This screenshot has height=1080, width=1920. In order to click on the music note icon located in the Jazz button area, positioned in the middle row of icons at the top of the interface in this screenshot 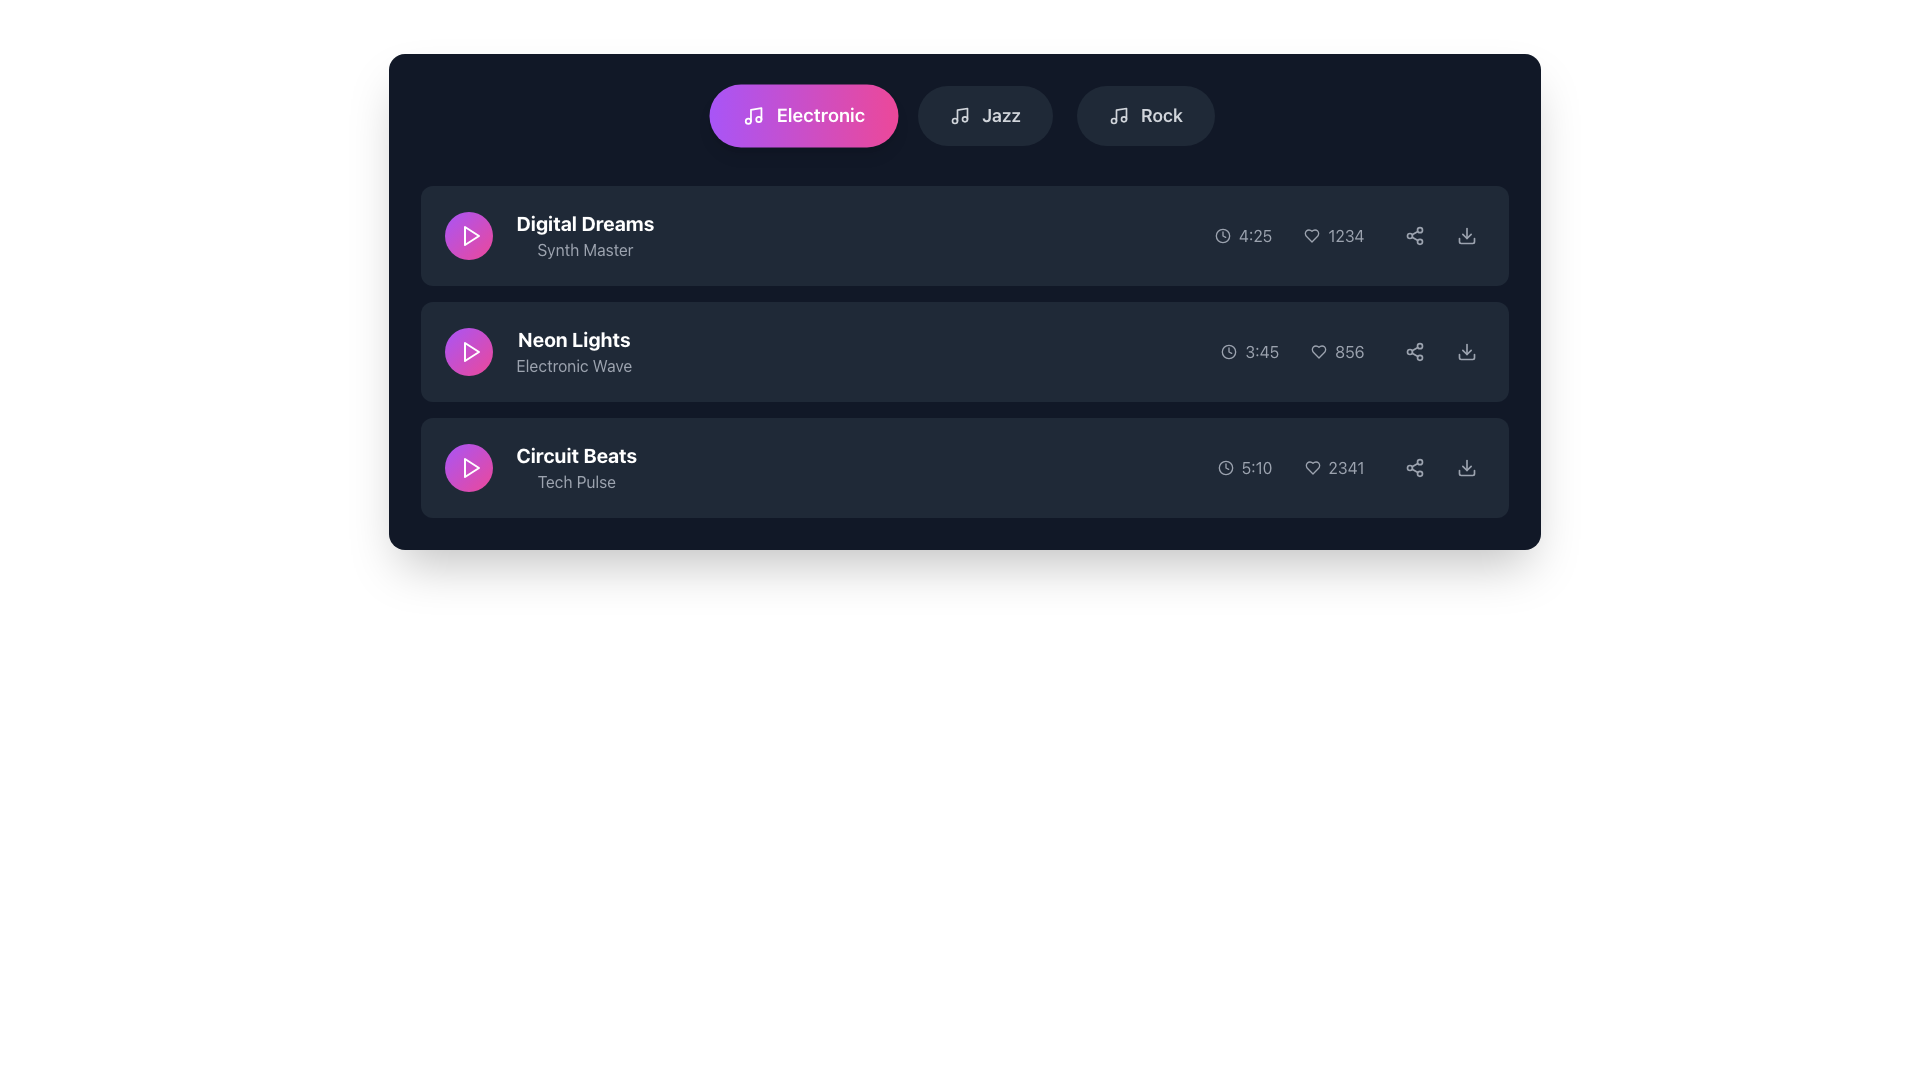, I will do `click(962, 114)`.